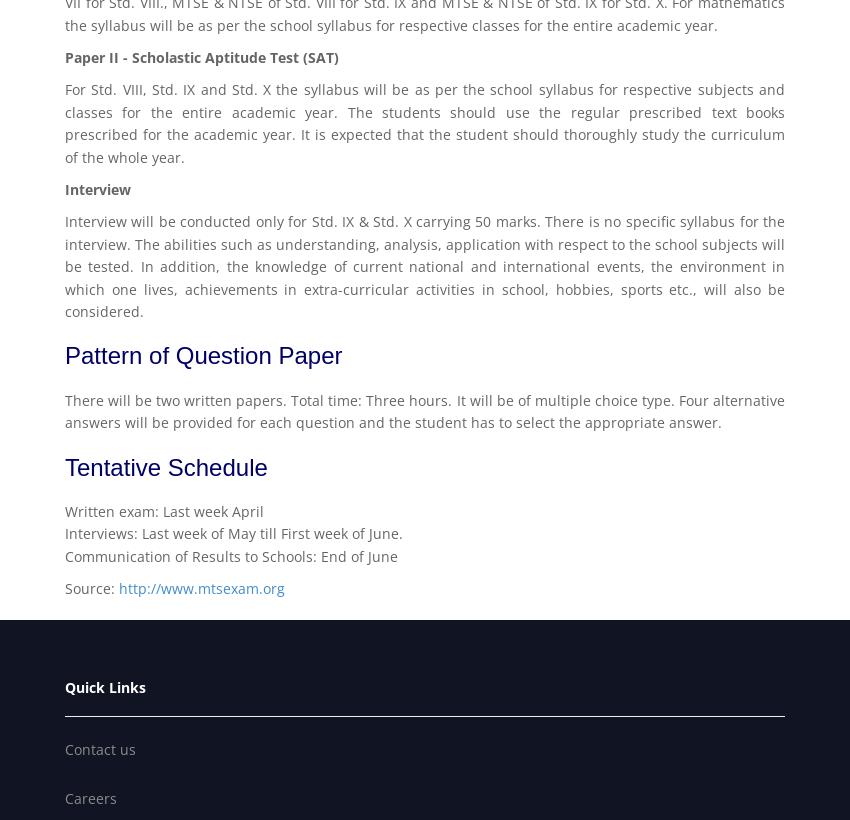 This screenshot has height=820, width=850. Describe the element at coordinates (99, 747) in the screenshot. I see `'Contact us'` at that location.